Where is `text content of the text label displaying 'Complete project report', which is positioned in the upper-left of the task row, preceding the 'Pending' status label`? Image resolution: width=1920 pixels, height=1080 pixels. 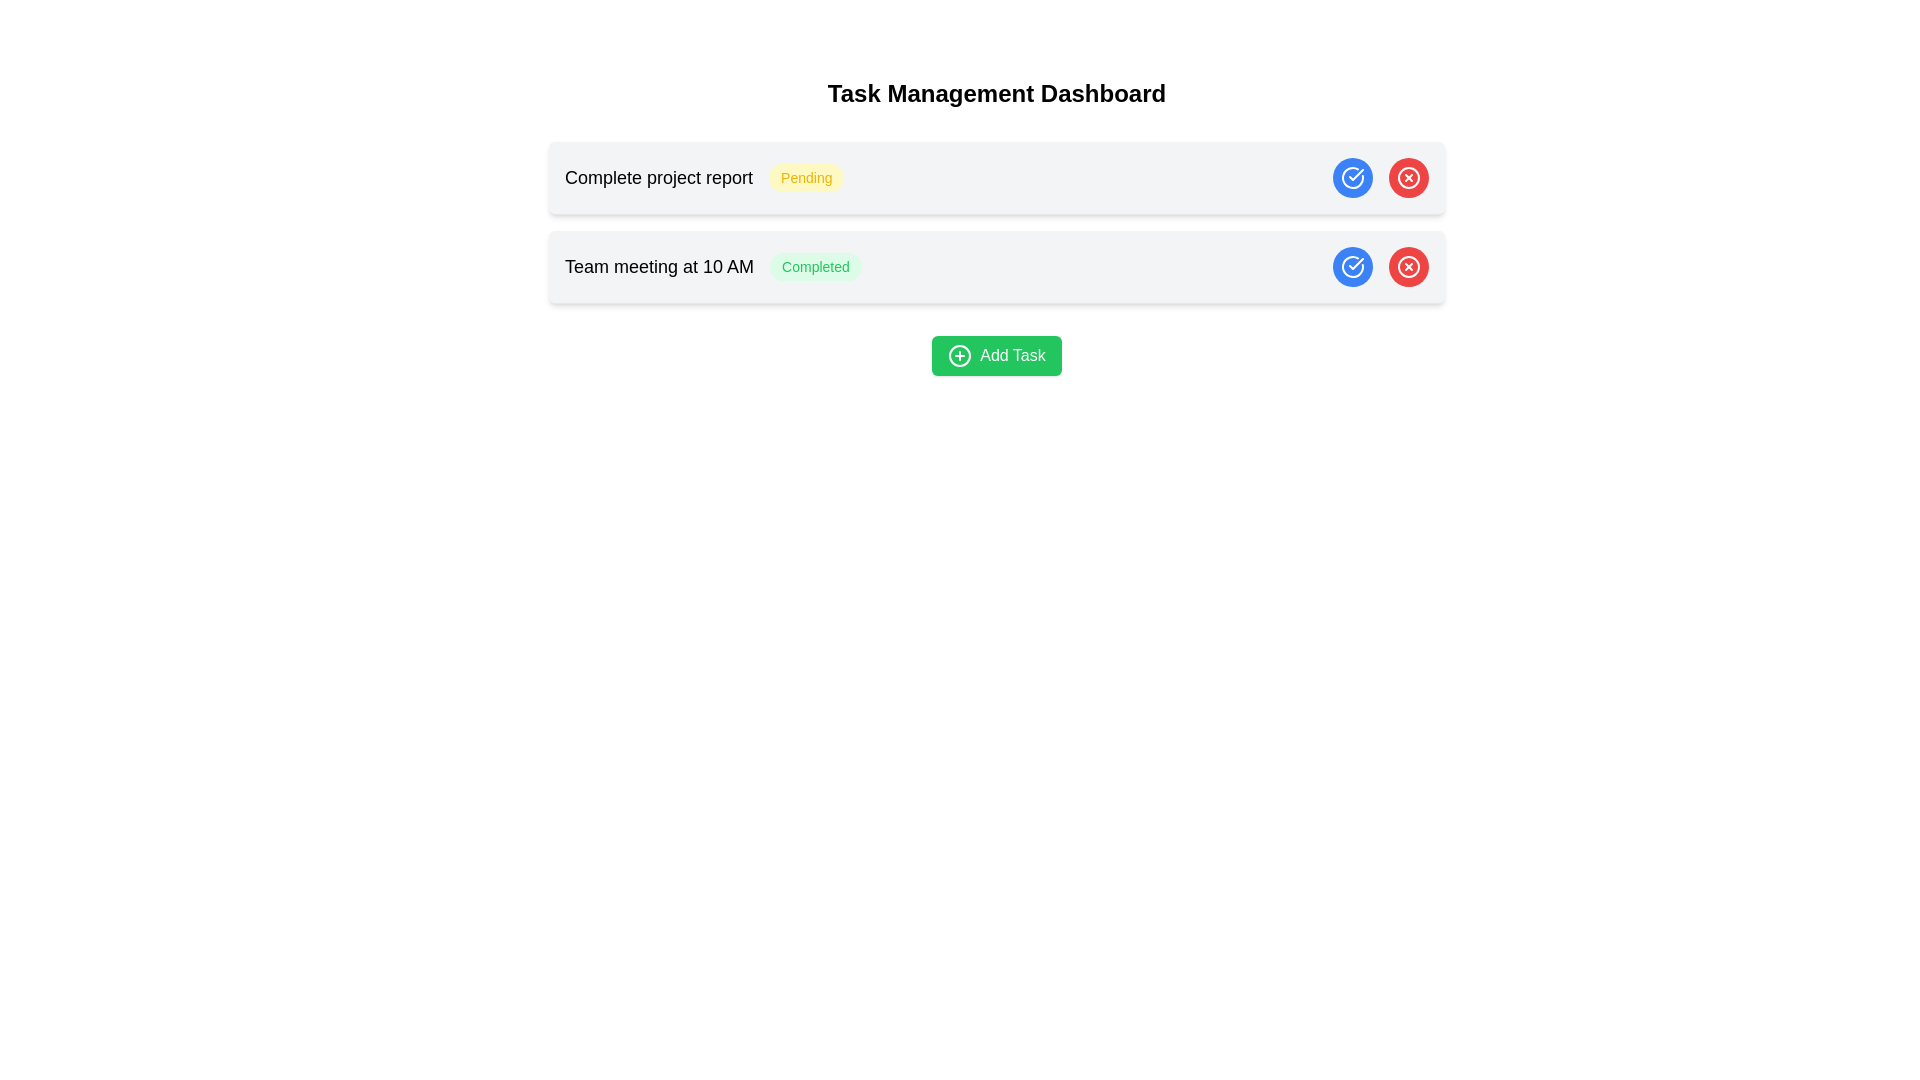
text content of the text label displaying 'Complete project report', which is positioned in the upper-left of the task row, preceding the 'Pending' status label is located at coordinates (659, 176).